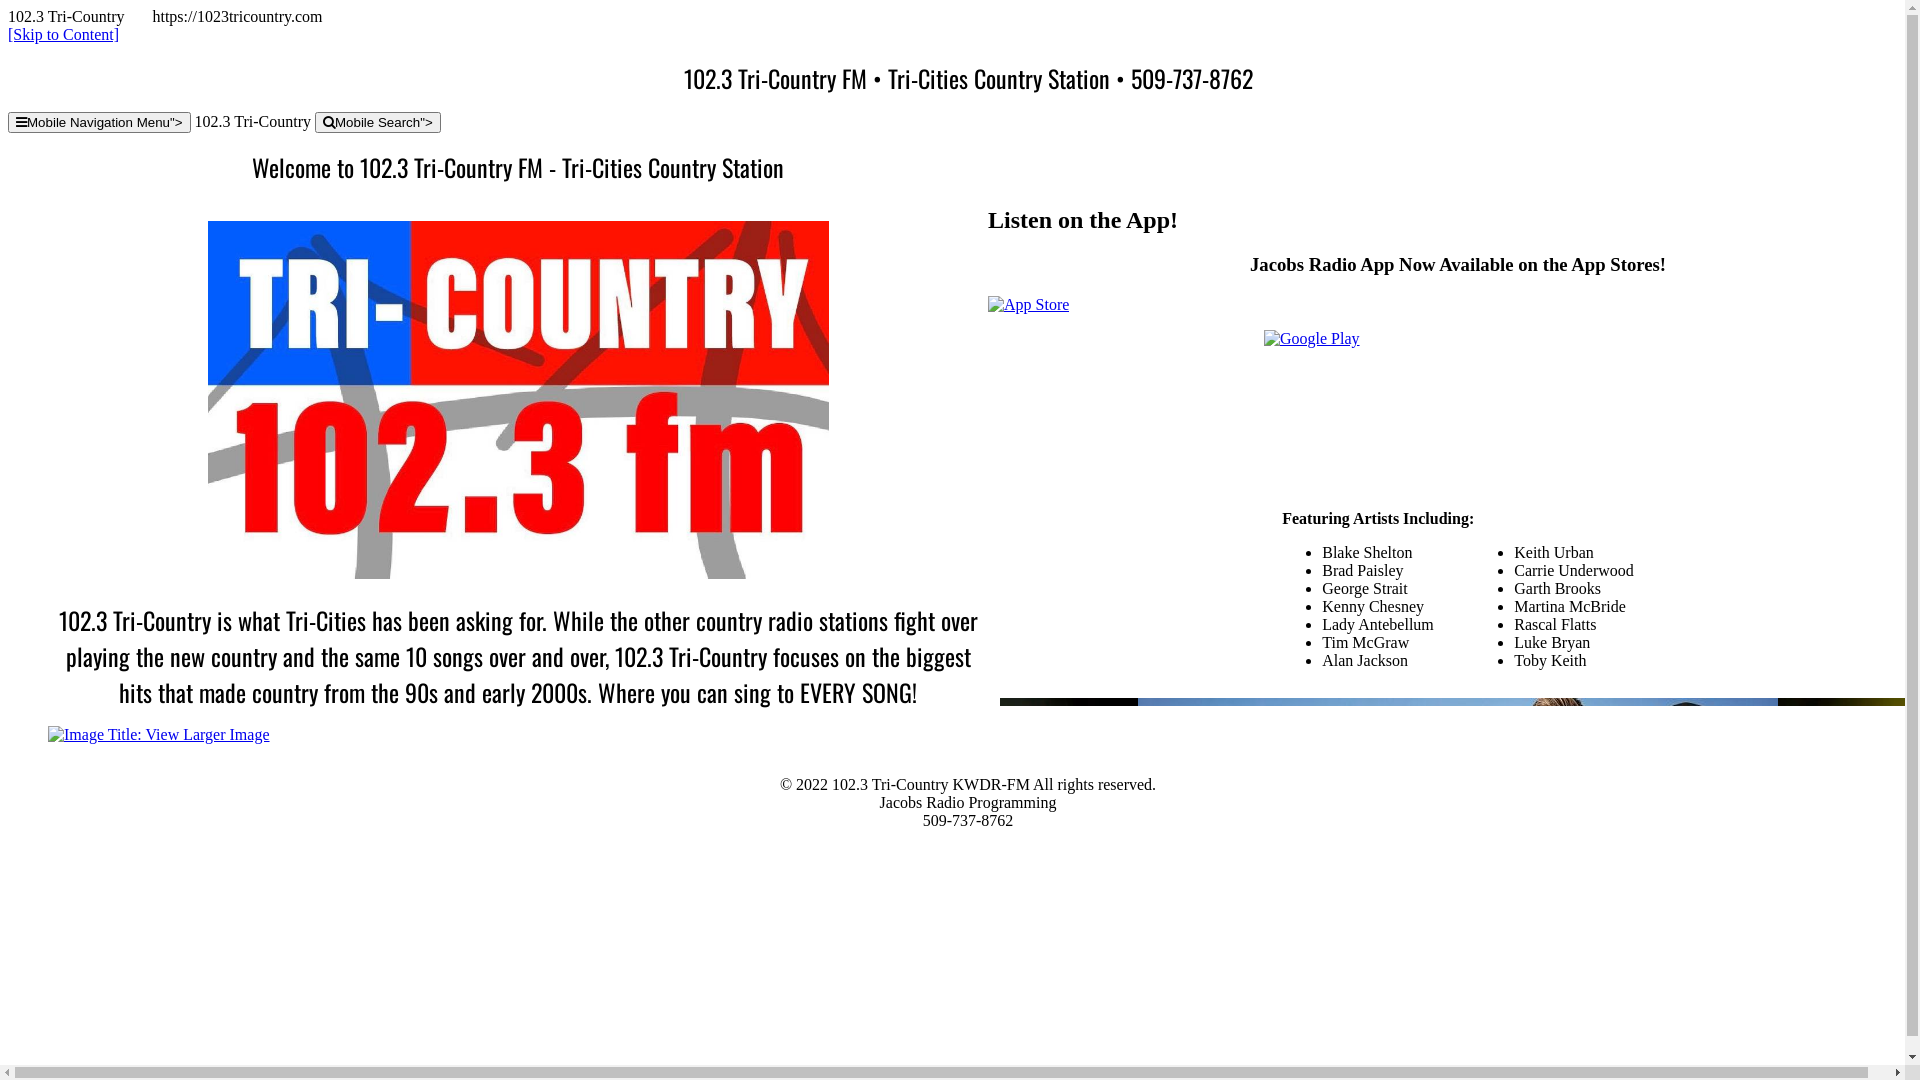  I want to click on 'Mobile Search">', so click(378, 122).